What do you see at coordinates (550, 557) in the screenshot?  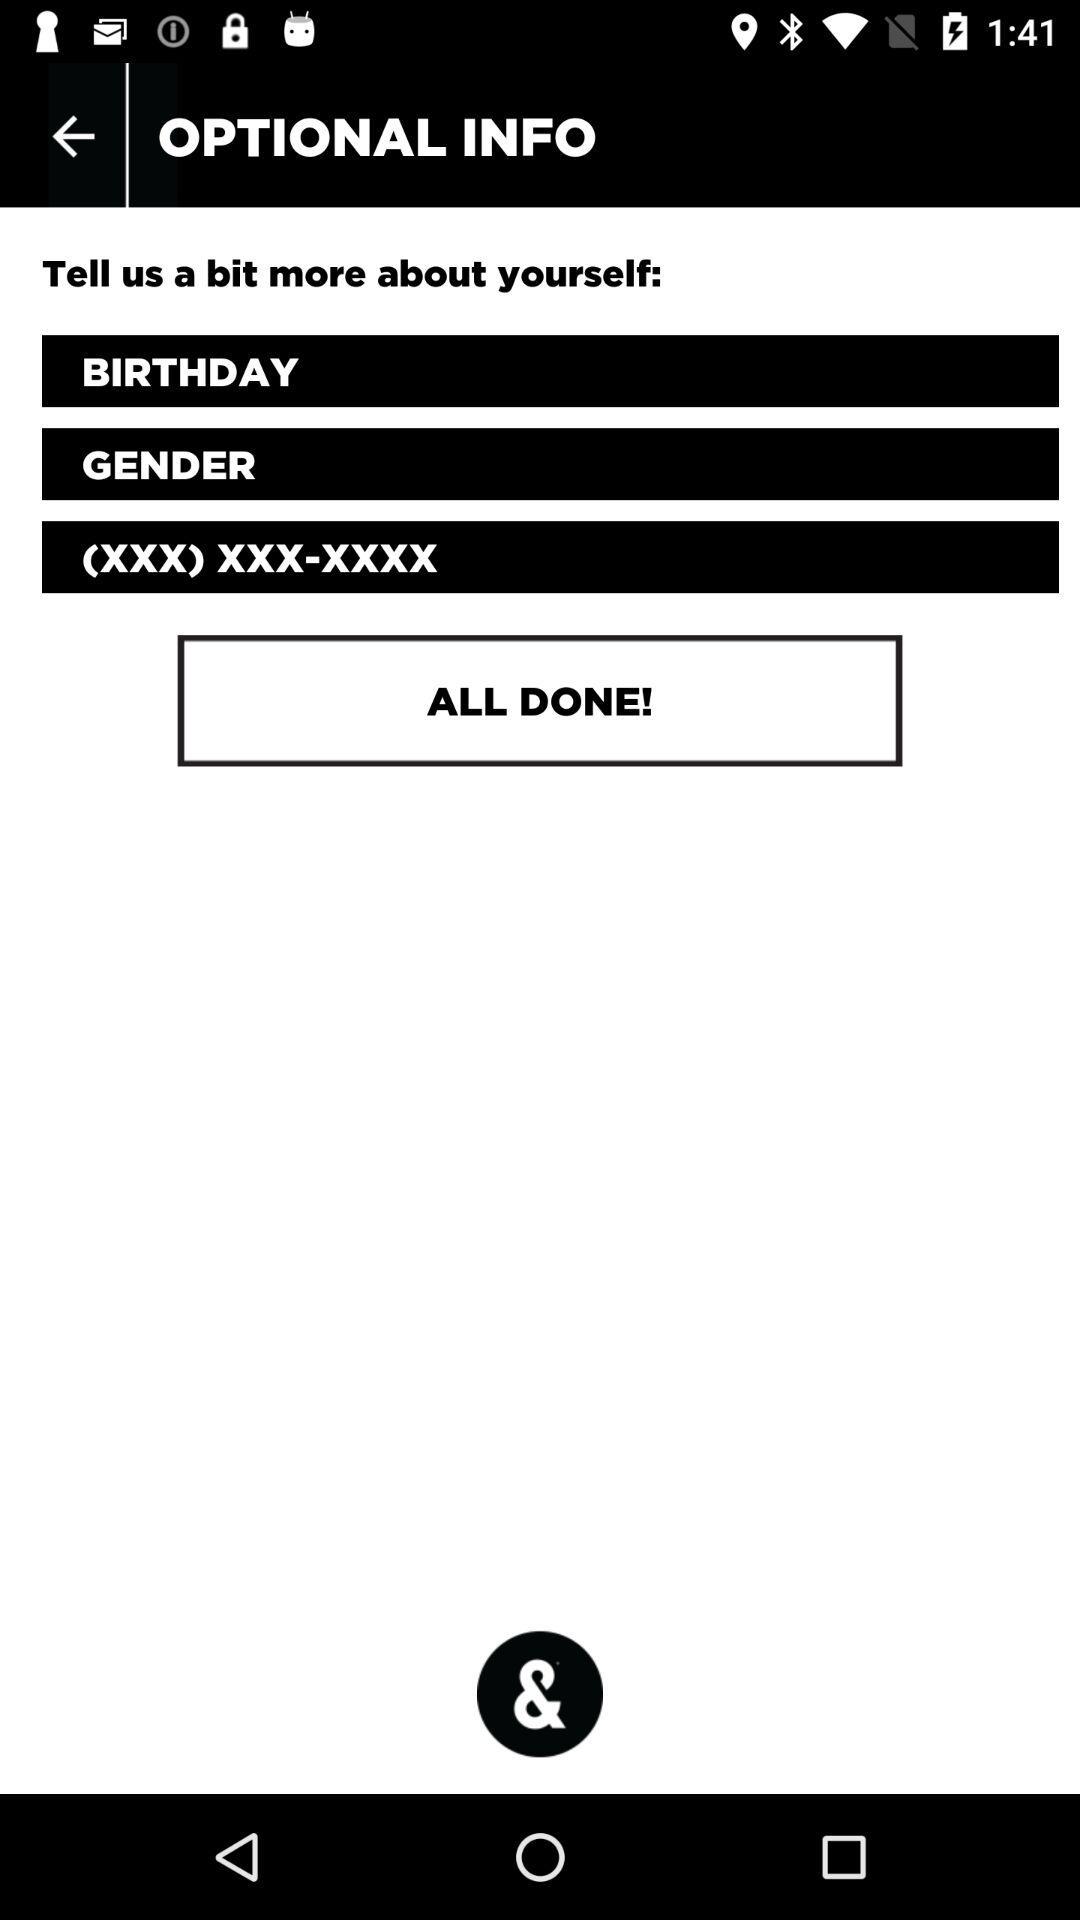 I see `text box for phone number` at bounding box center [550, 557].